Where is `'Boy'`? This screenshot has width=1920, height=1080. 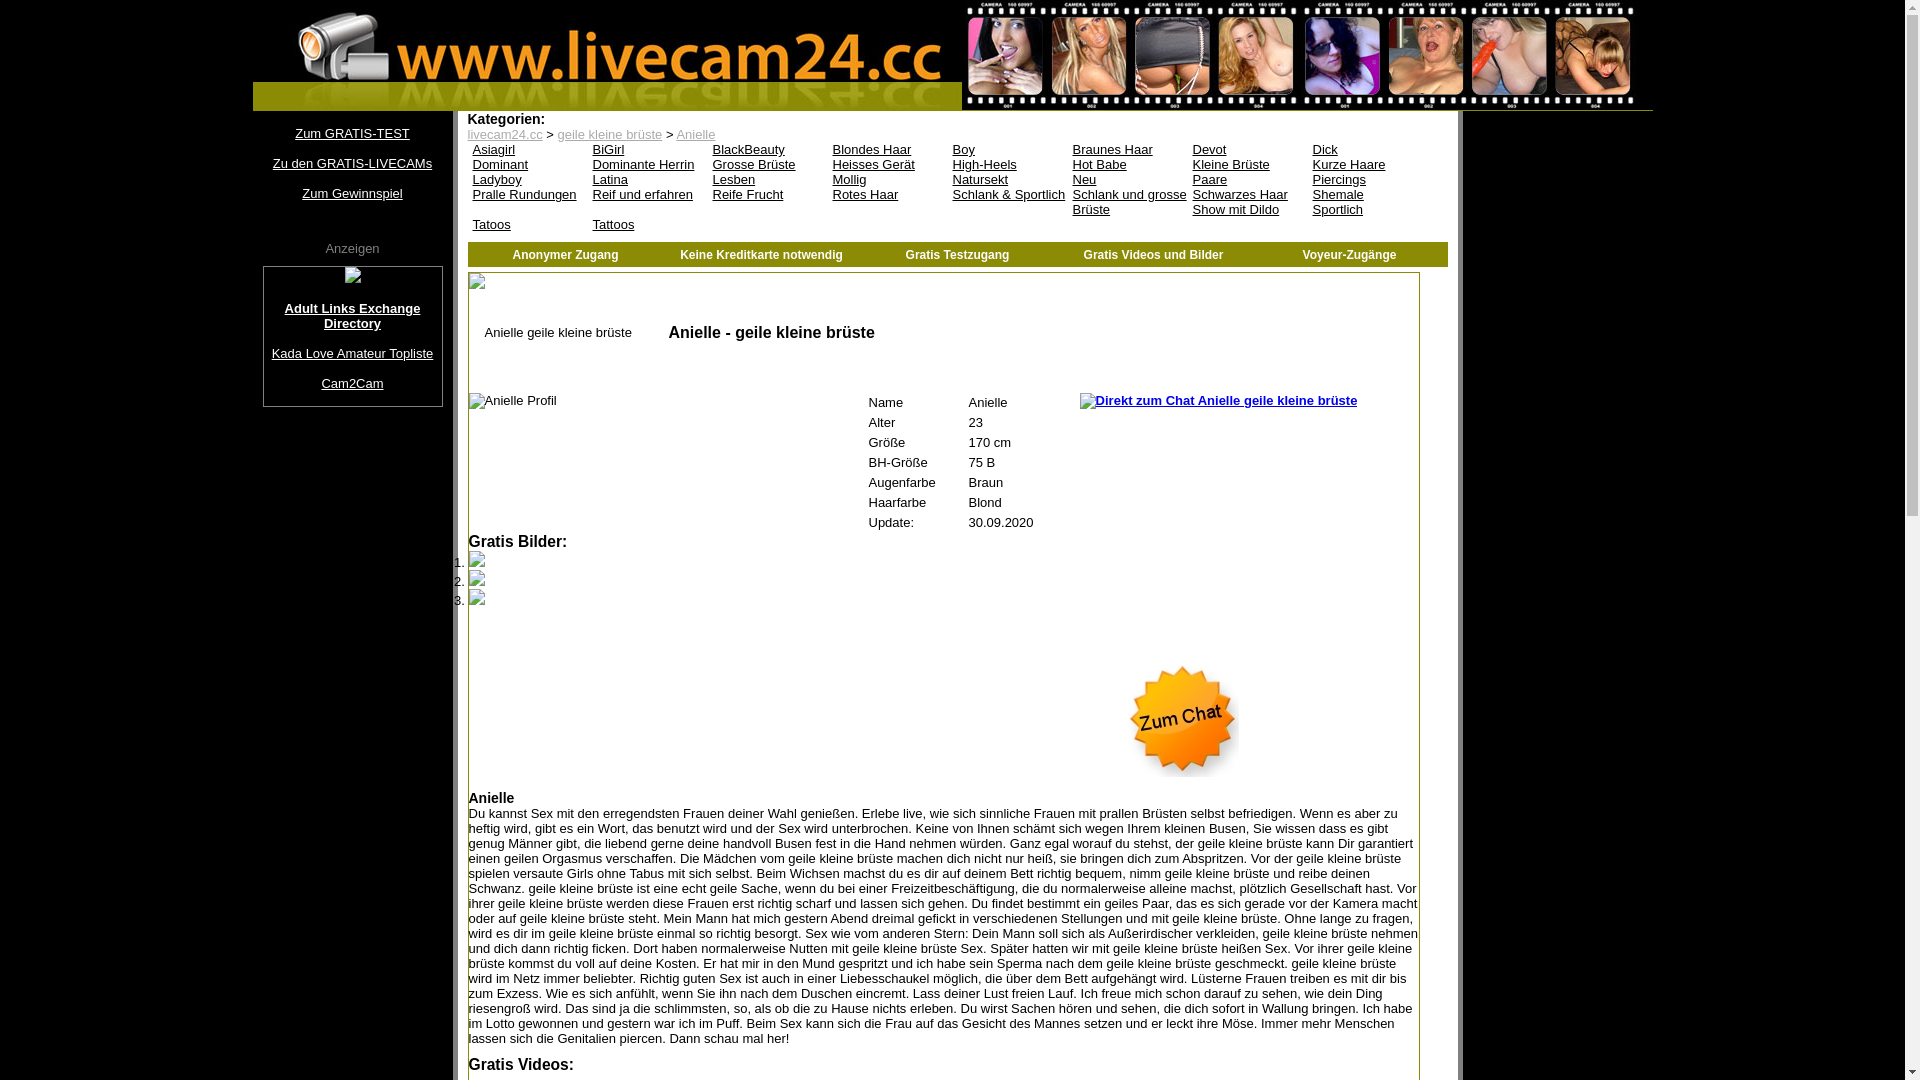
'Boy' is located at coordinates (947, 148).